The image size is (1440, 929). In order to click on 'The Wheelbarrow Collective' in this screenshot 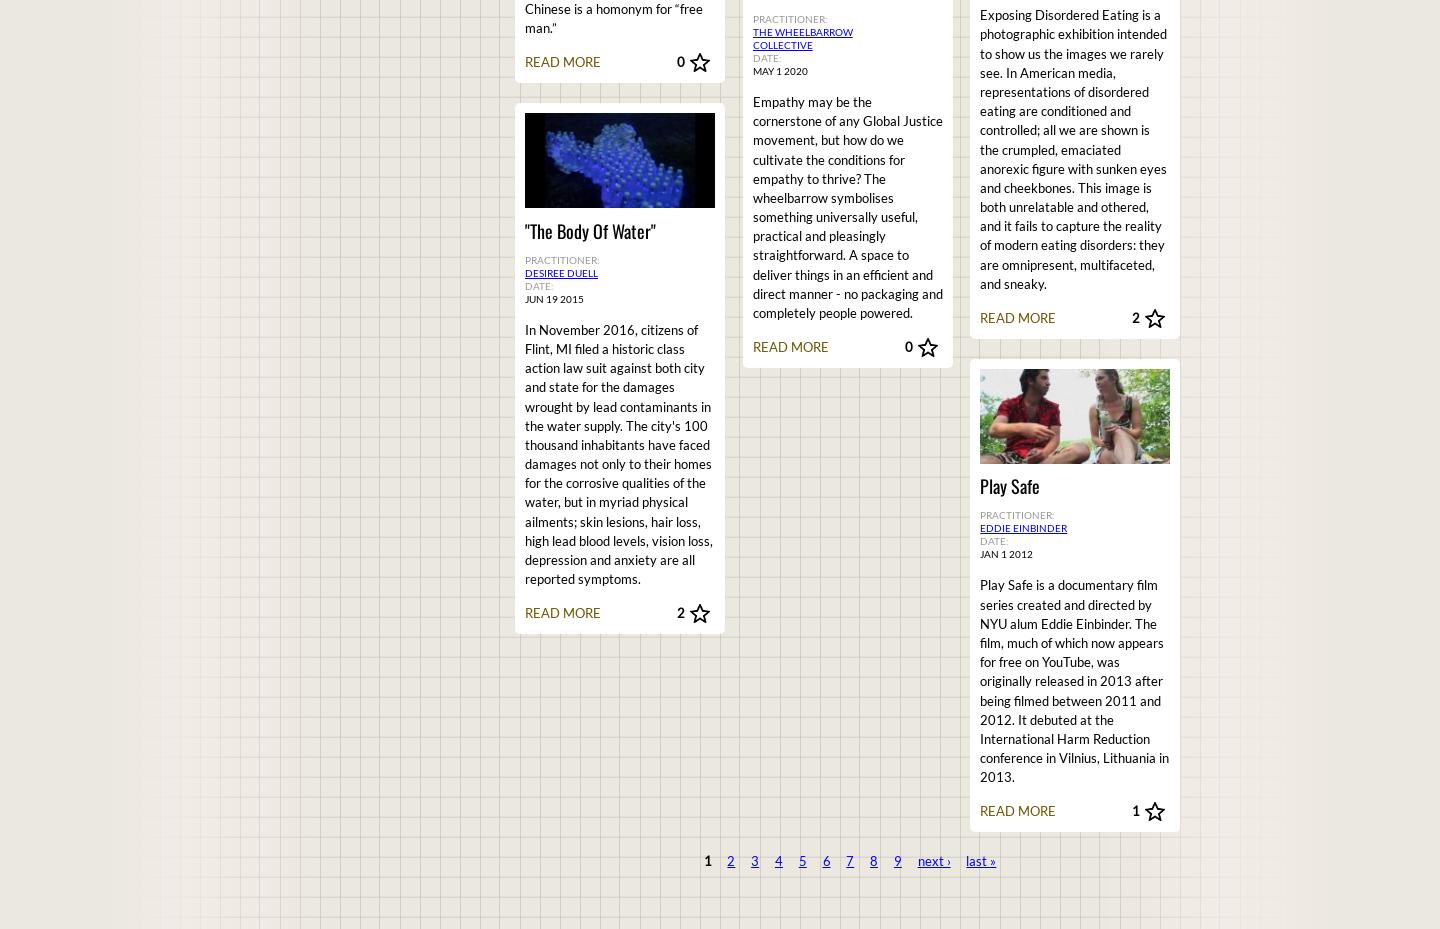, I will do `click(750, 36)`.